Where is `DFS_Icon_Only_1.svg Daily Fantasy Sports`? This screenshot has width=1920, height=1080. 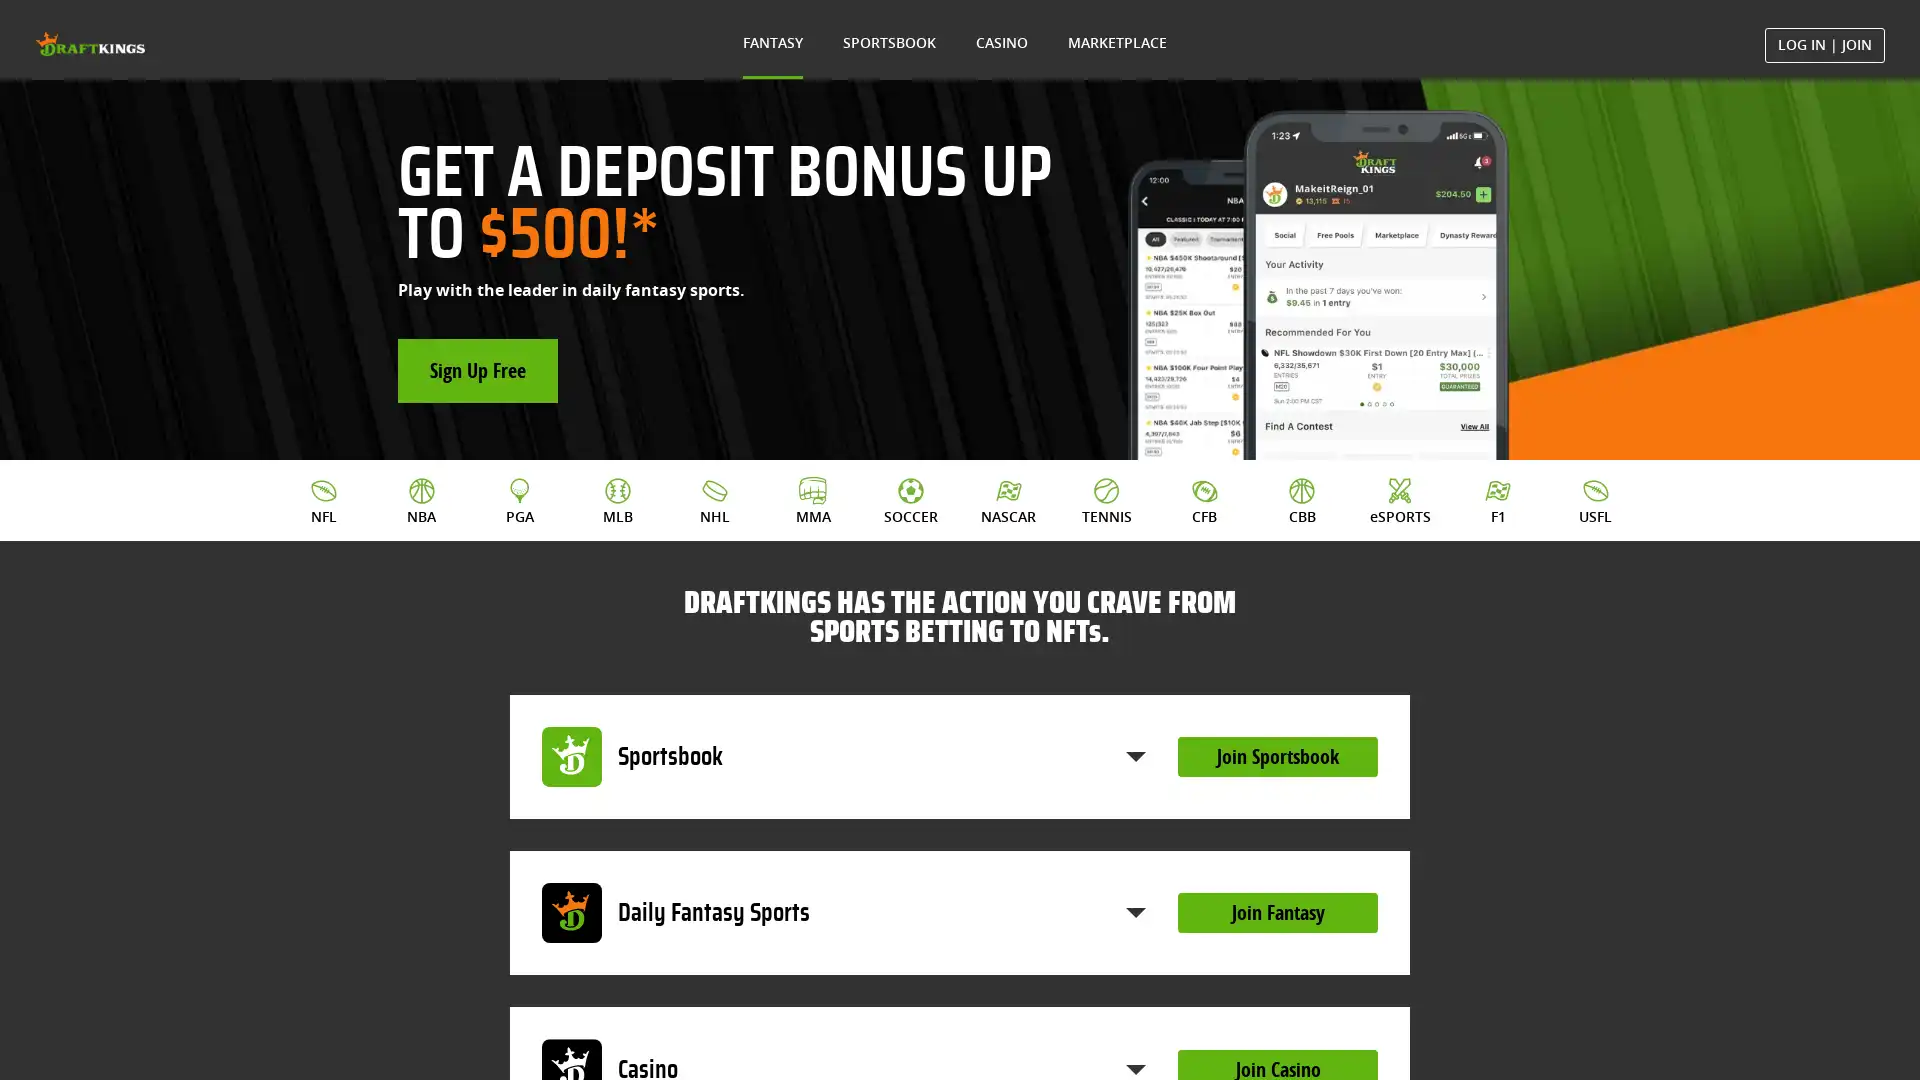 DFS_Icon_Only_1.svg Daily Fantasy Sports is located at coordinates (844, 913).